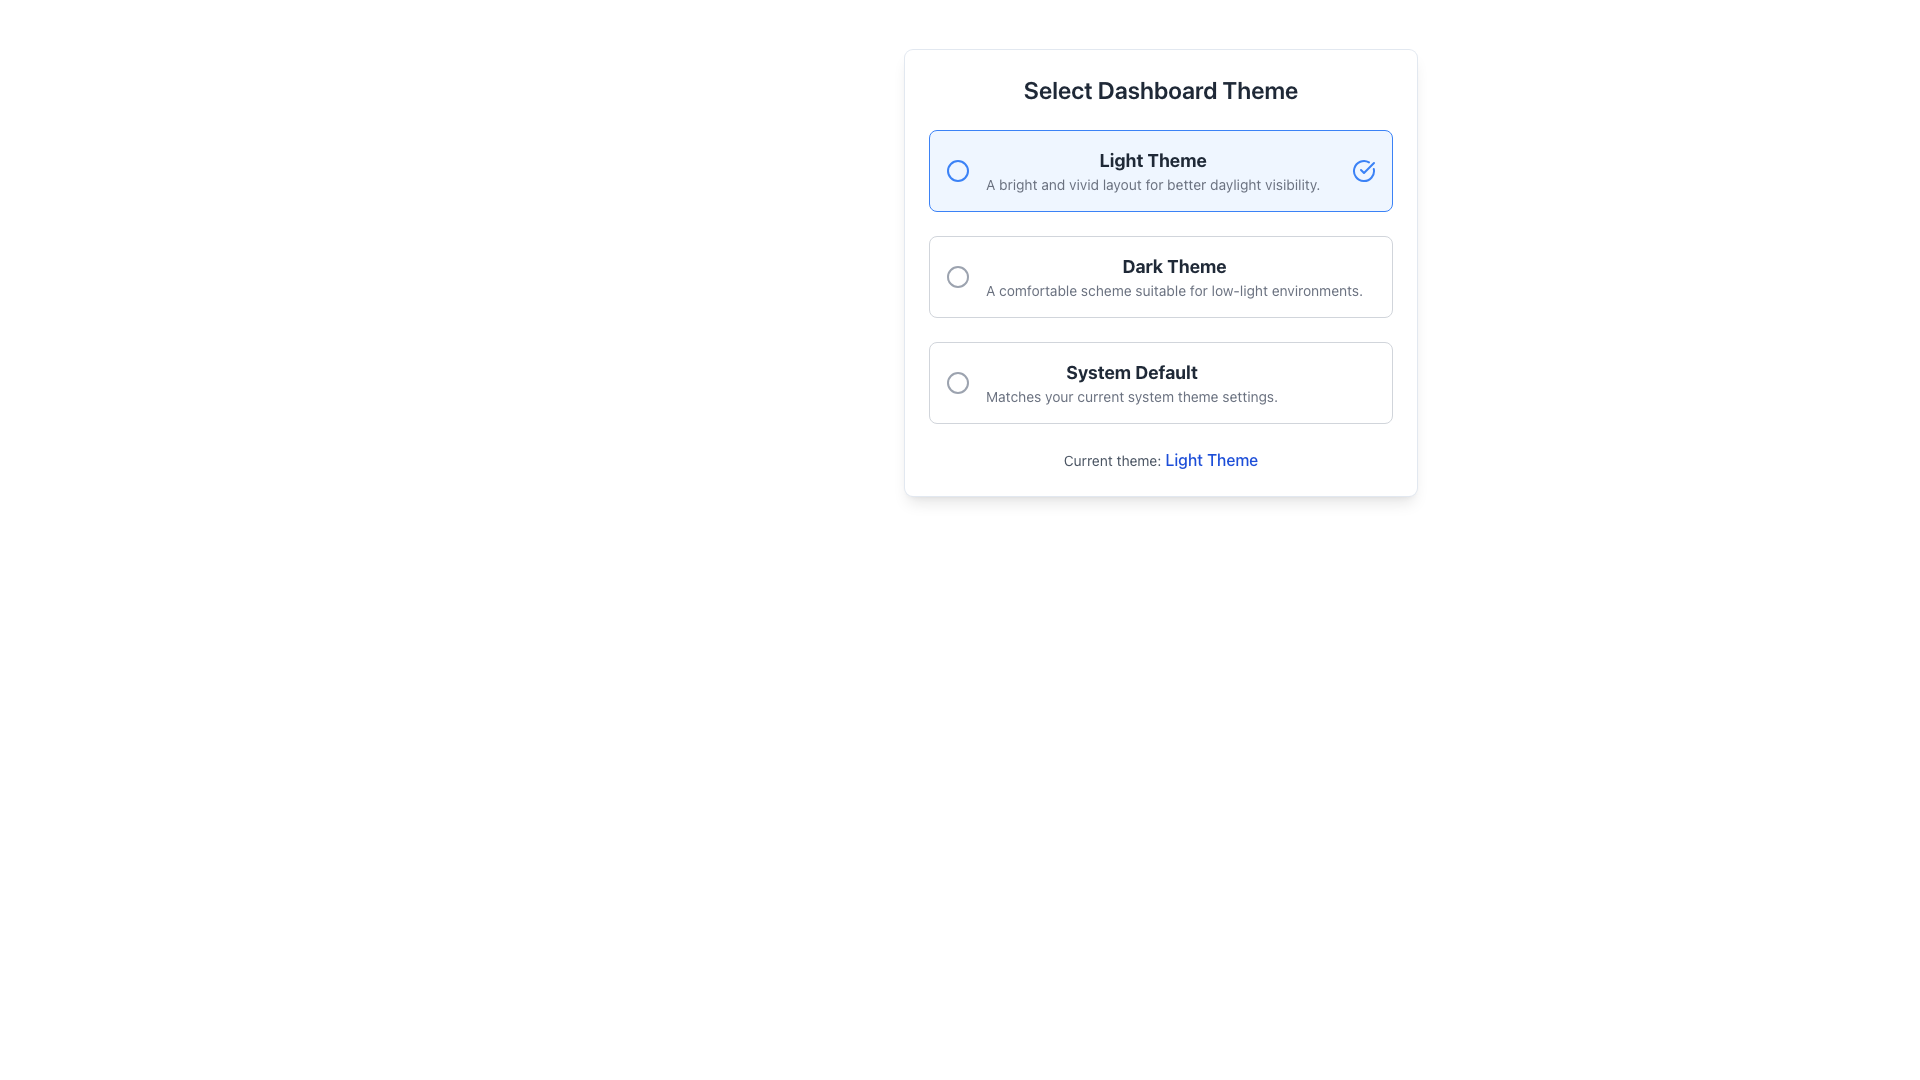 The width and height of the screenshot is (1920, 1080). Describe the element at coordinates (1161, 169) in the screenshot. I see `the selectable option titled 'Light Theme' with a blue background and border` at that location.